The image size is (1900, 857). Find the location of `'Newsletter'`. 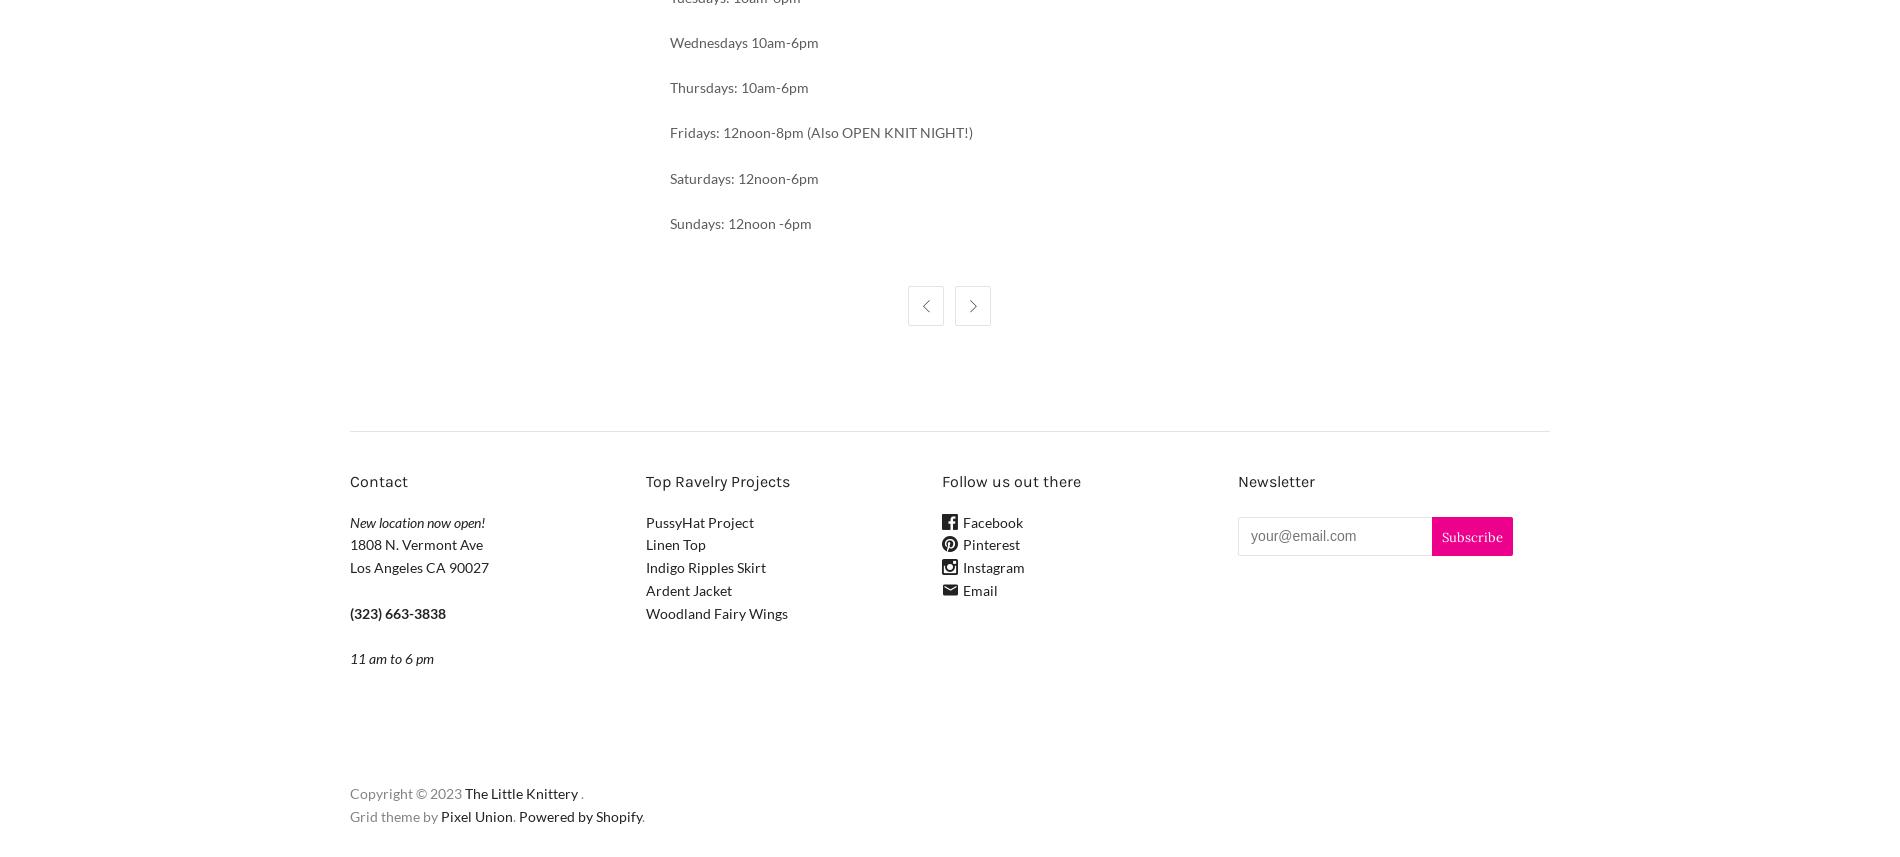

'Newsletter' is located at coordinates (1275, 480).